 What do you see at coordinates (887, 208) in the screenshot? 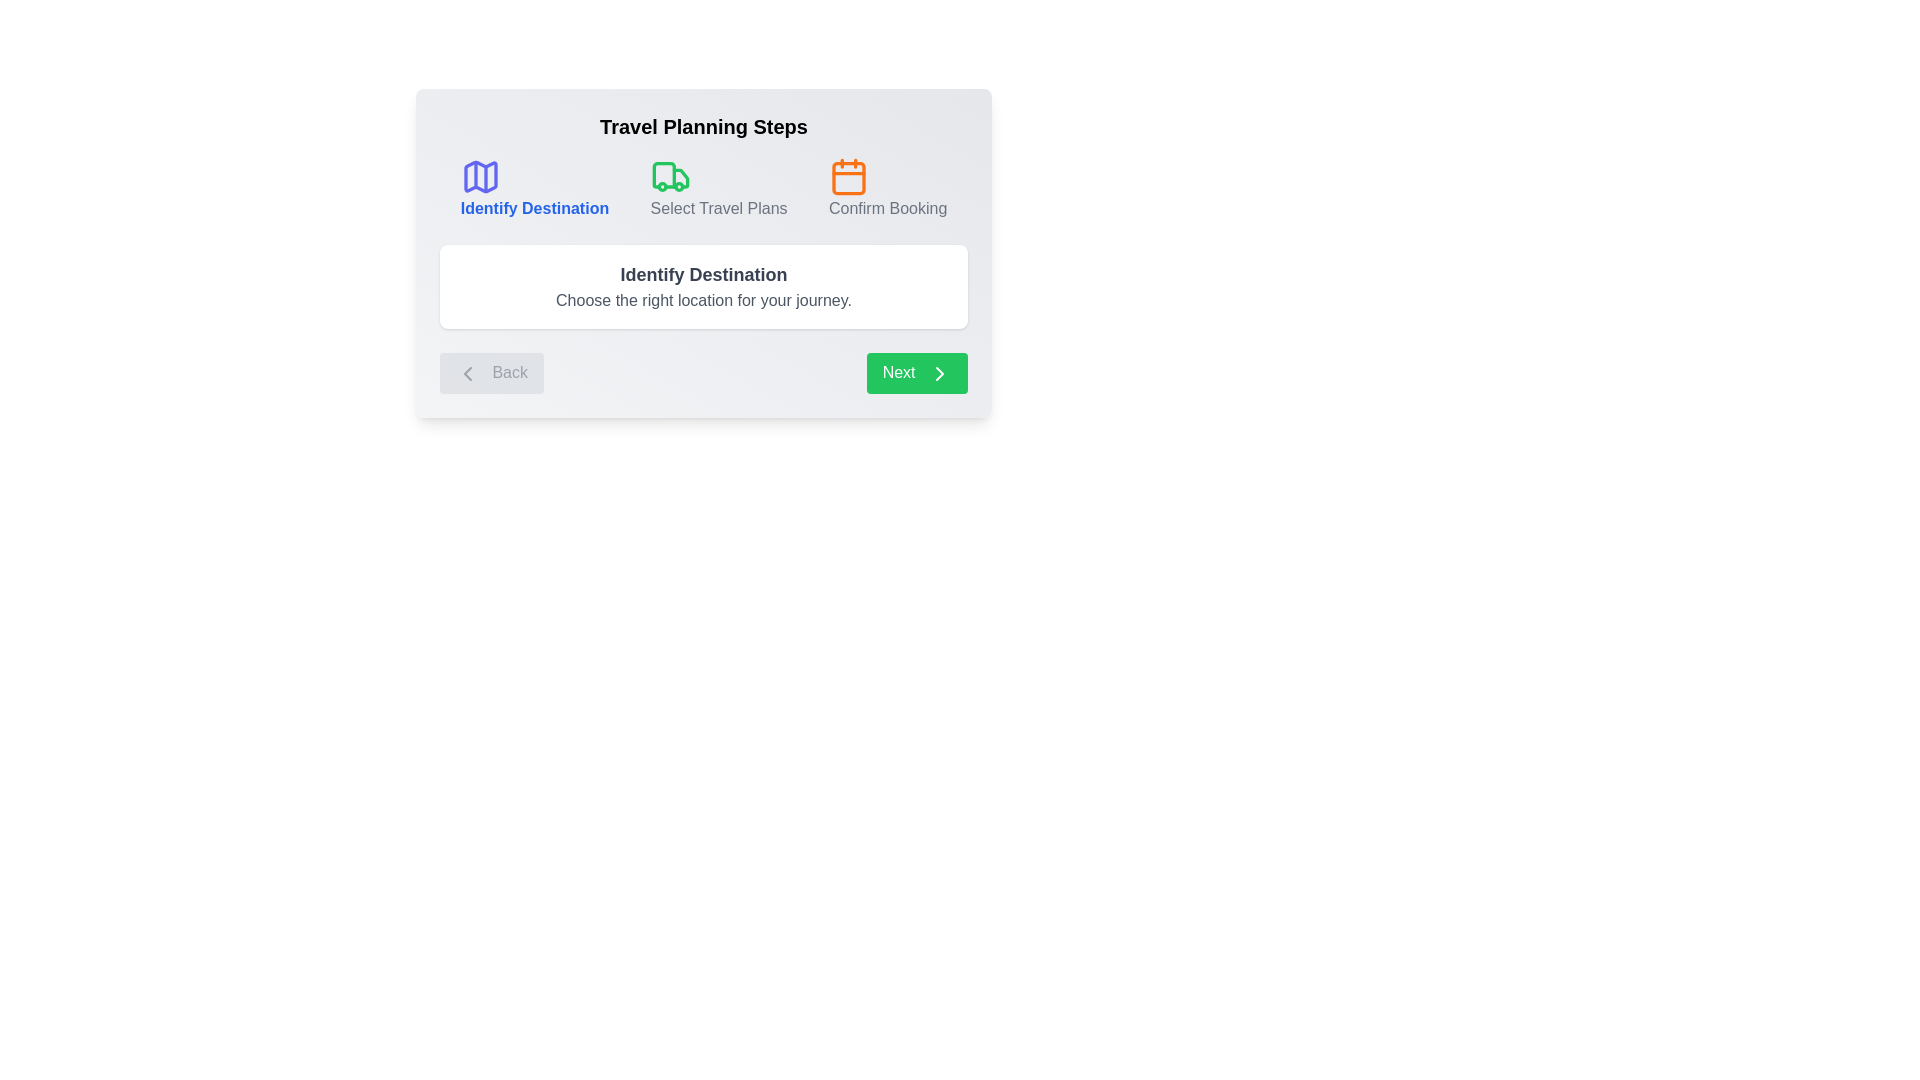
I see `the 'Confirm Booking' text label, which indicates the third step in the travel planning workflow, located in the light gray section below the 'Travel Planning Steps' heading` at bounding box center [887, 208].